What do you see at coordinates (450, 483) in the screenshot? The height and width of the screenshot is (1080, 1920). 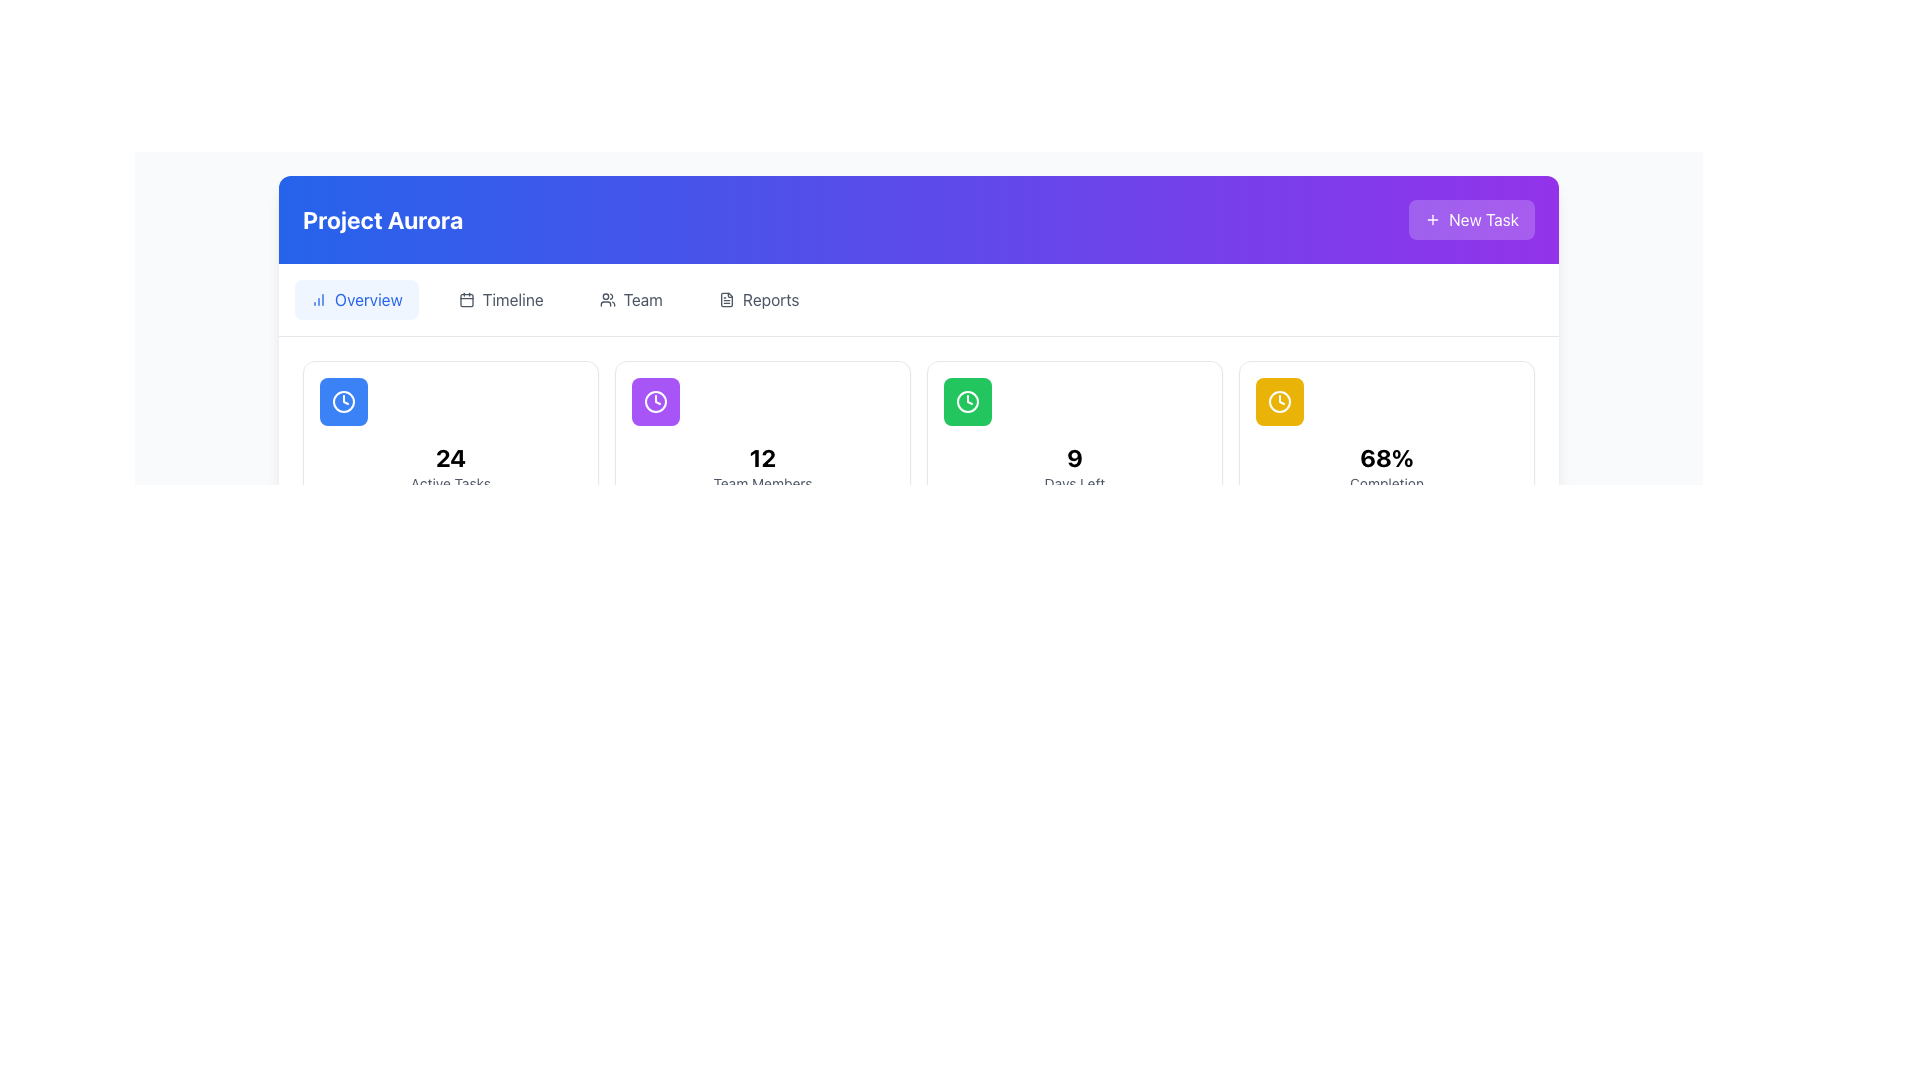 I see `the text label that describes the context of the quantitative data '24', located within a white, rounded card component, positioned below the large bold text '24'` at bounding box center [450, 483].